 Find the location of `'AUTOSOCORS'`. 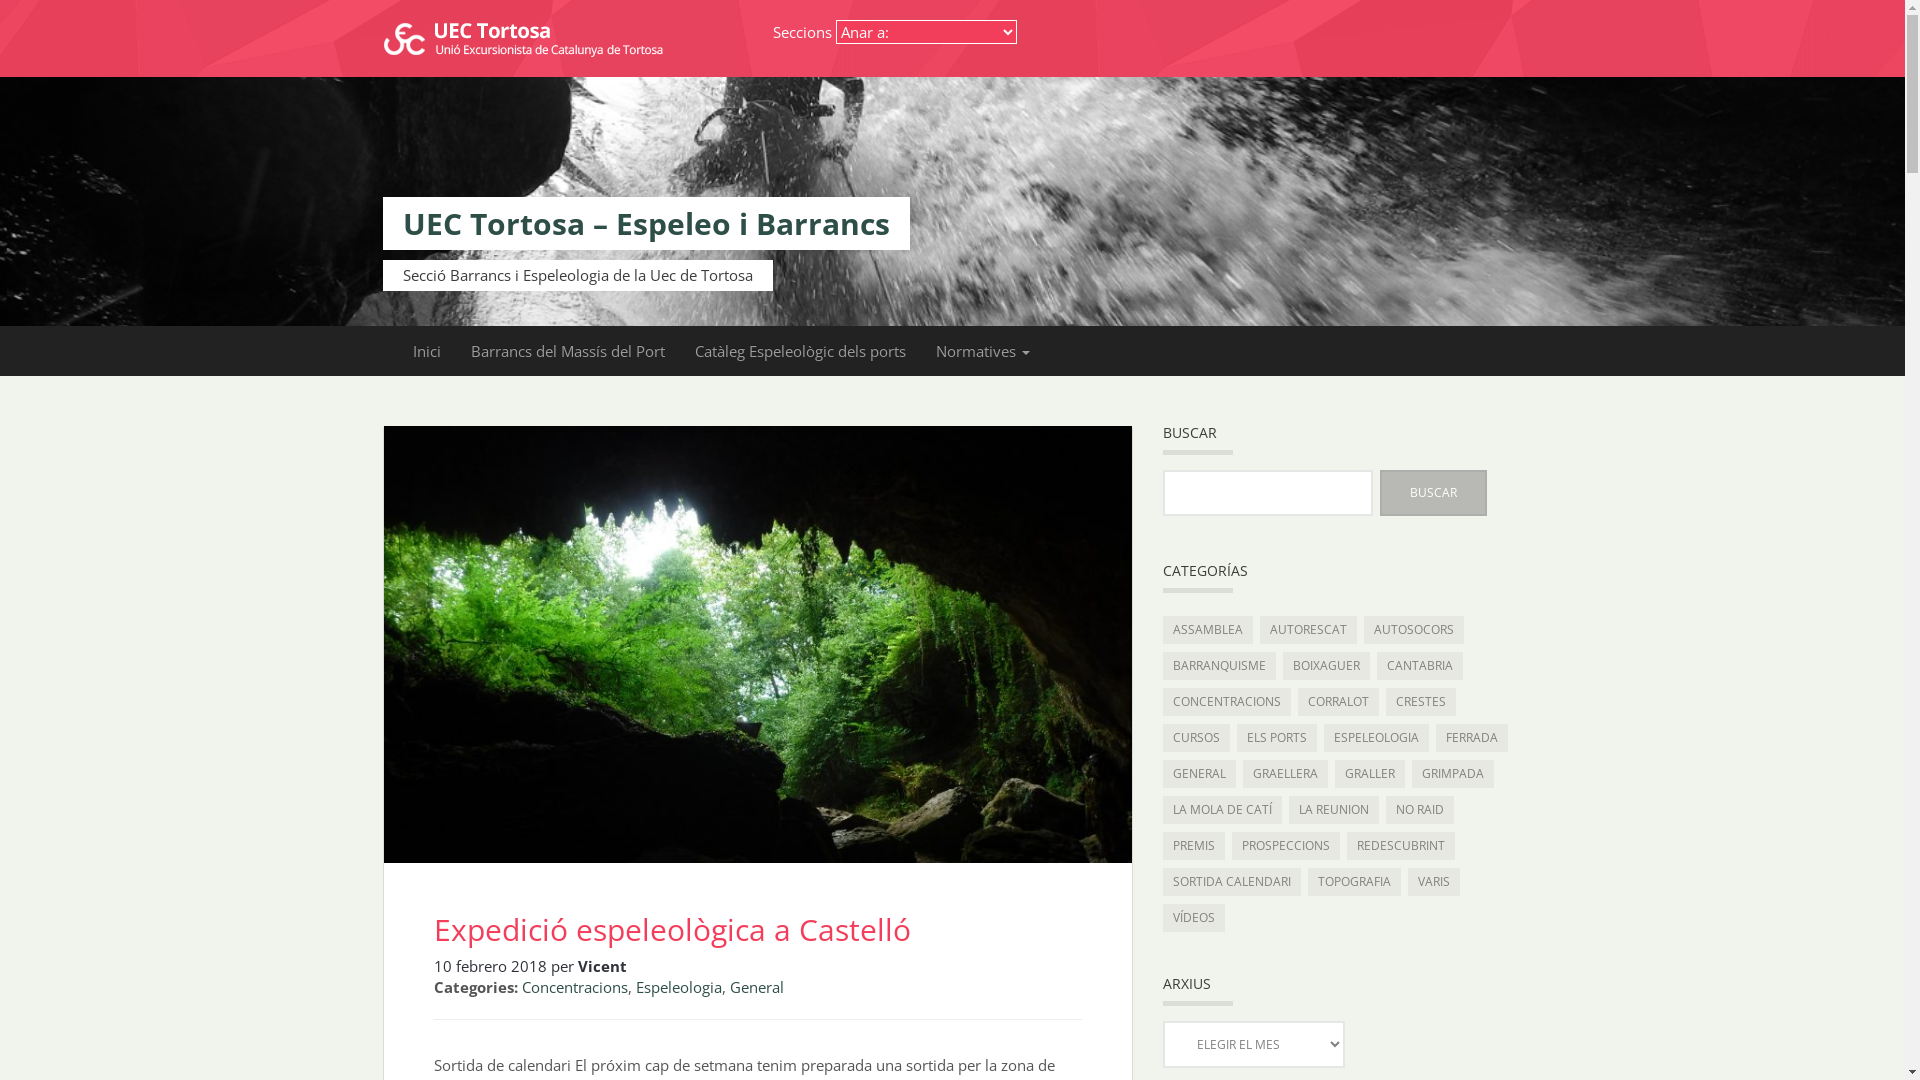

'AUTOSOCORS' is located at coordinates (1413, 628).